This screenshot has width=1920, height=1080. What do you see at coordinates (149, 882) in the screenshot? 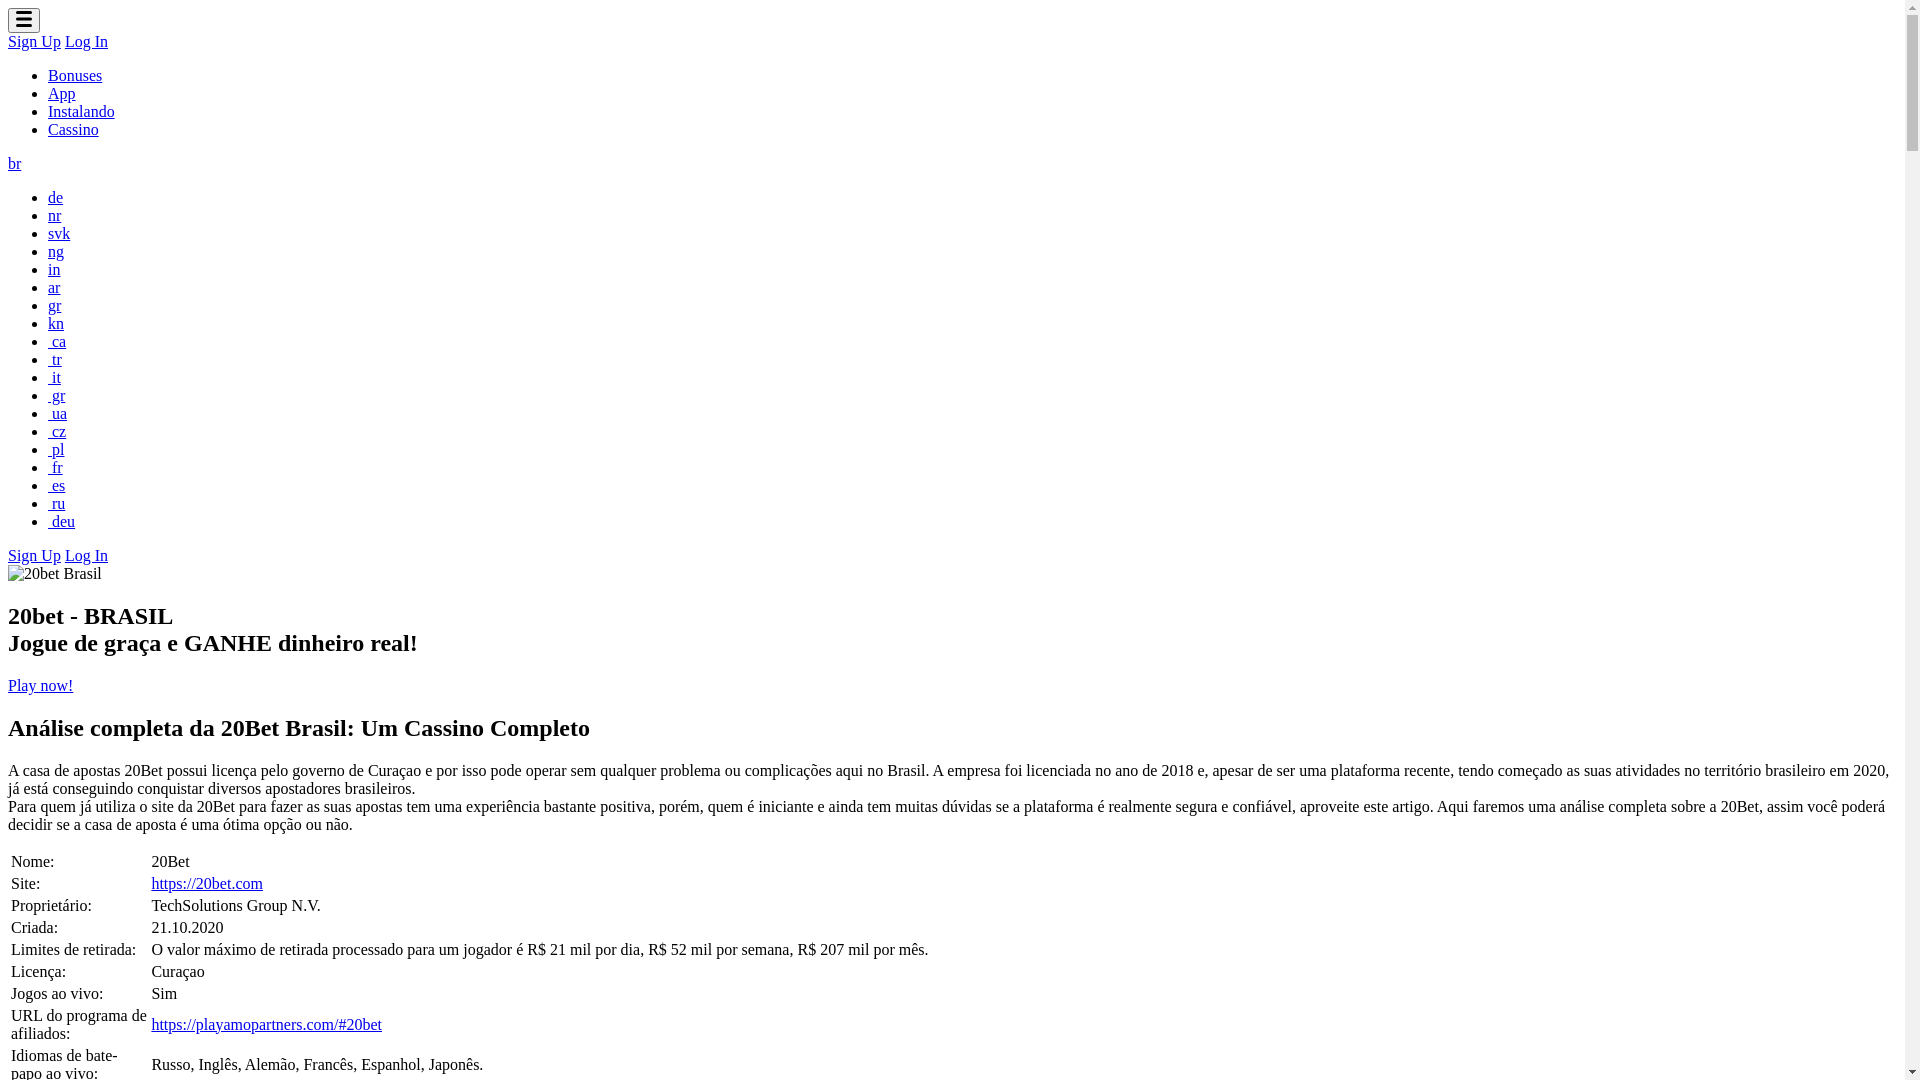
I see `'https://20bet.com'` at bounding box center [149, 882].